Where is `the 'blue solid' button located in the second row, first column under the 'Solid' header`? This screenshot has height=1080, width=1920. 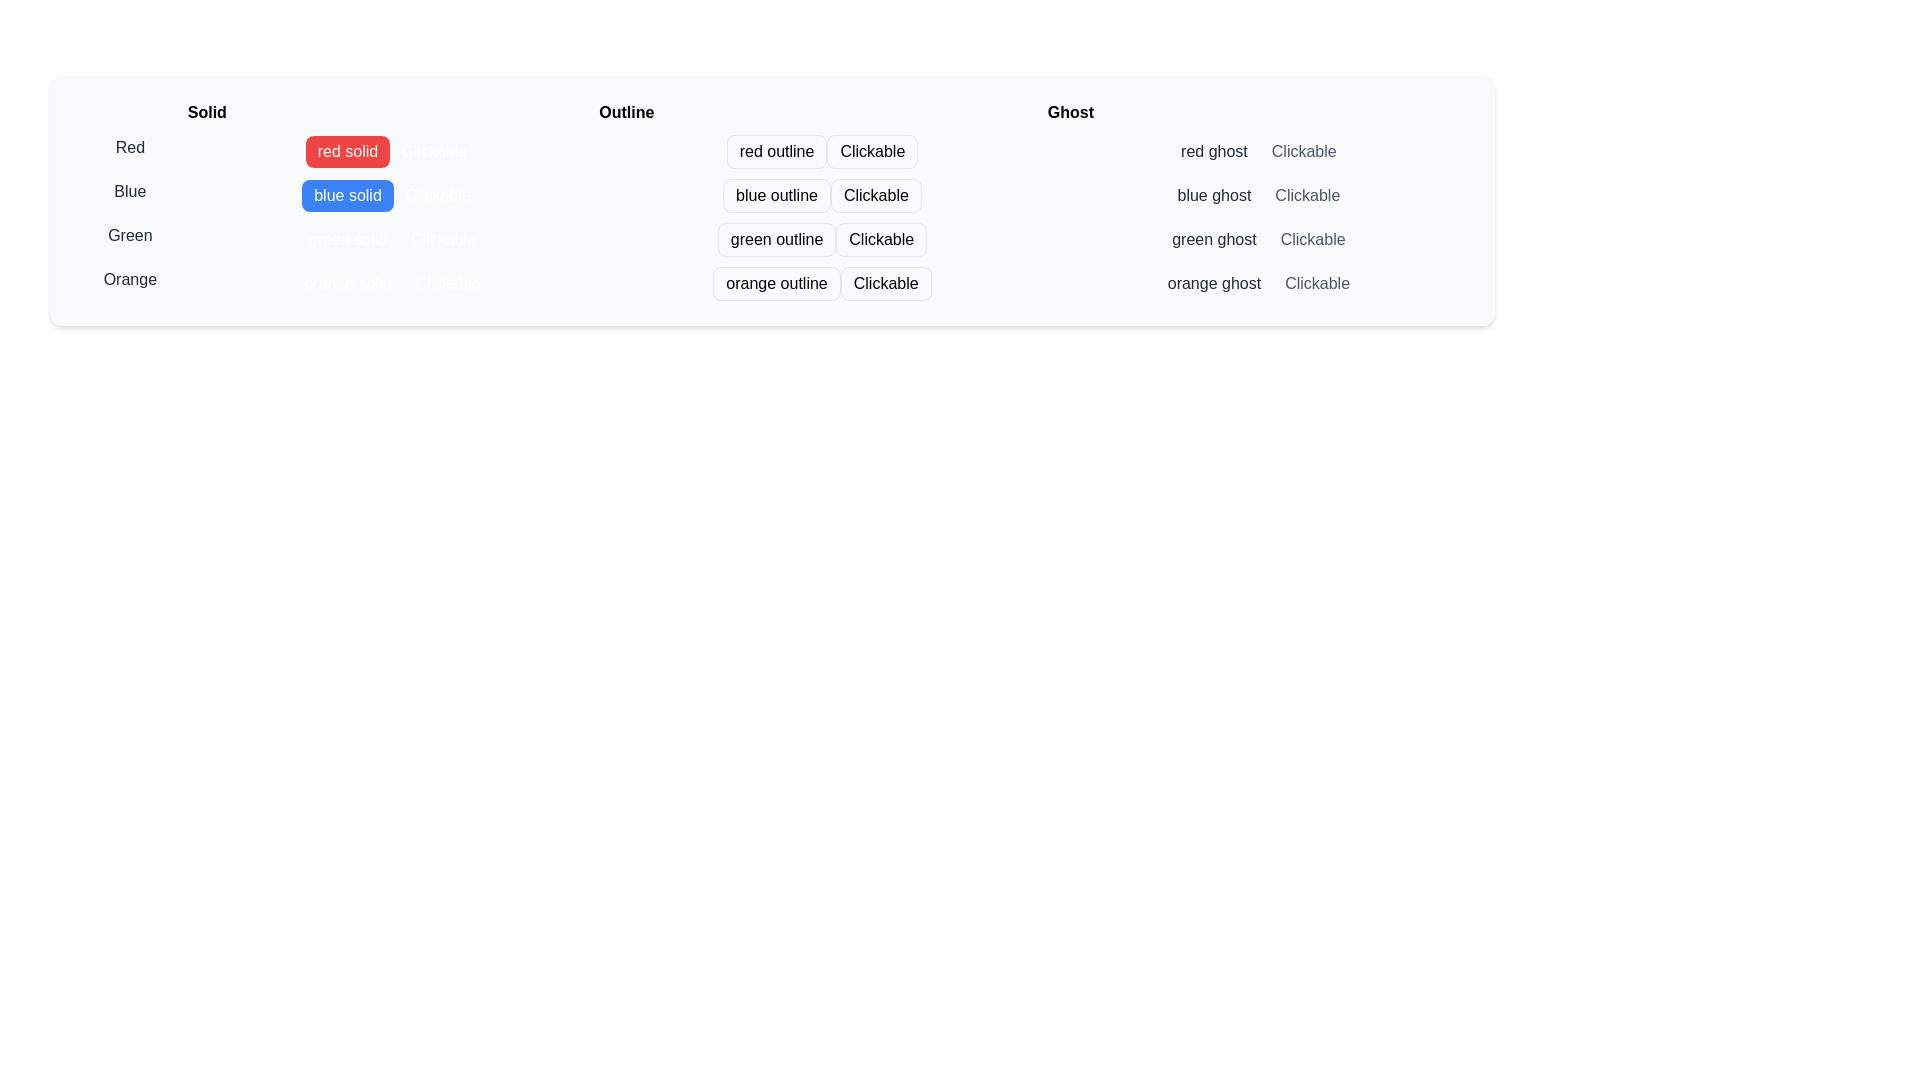 the 'blue solid' button located in the second row, first column under the 'Solid' header is located at coordinates (392, 192).